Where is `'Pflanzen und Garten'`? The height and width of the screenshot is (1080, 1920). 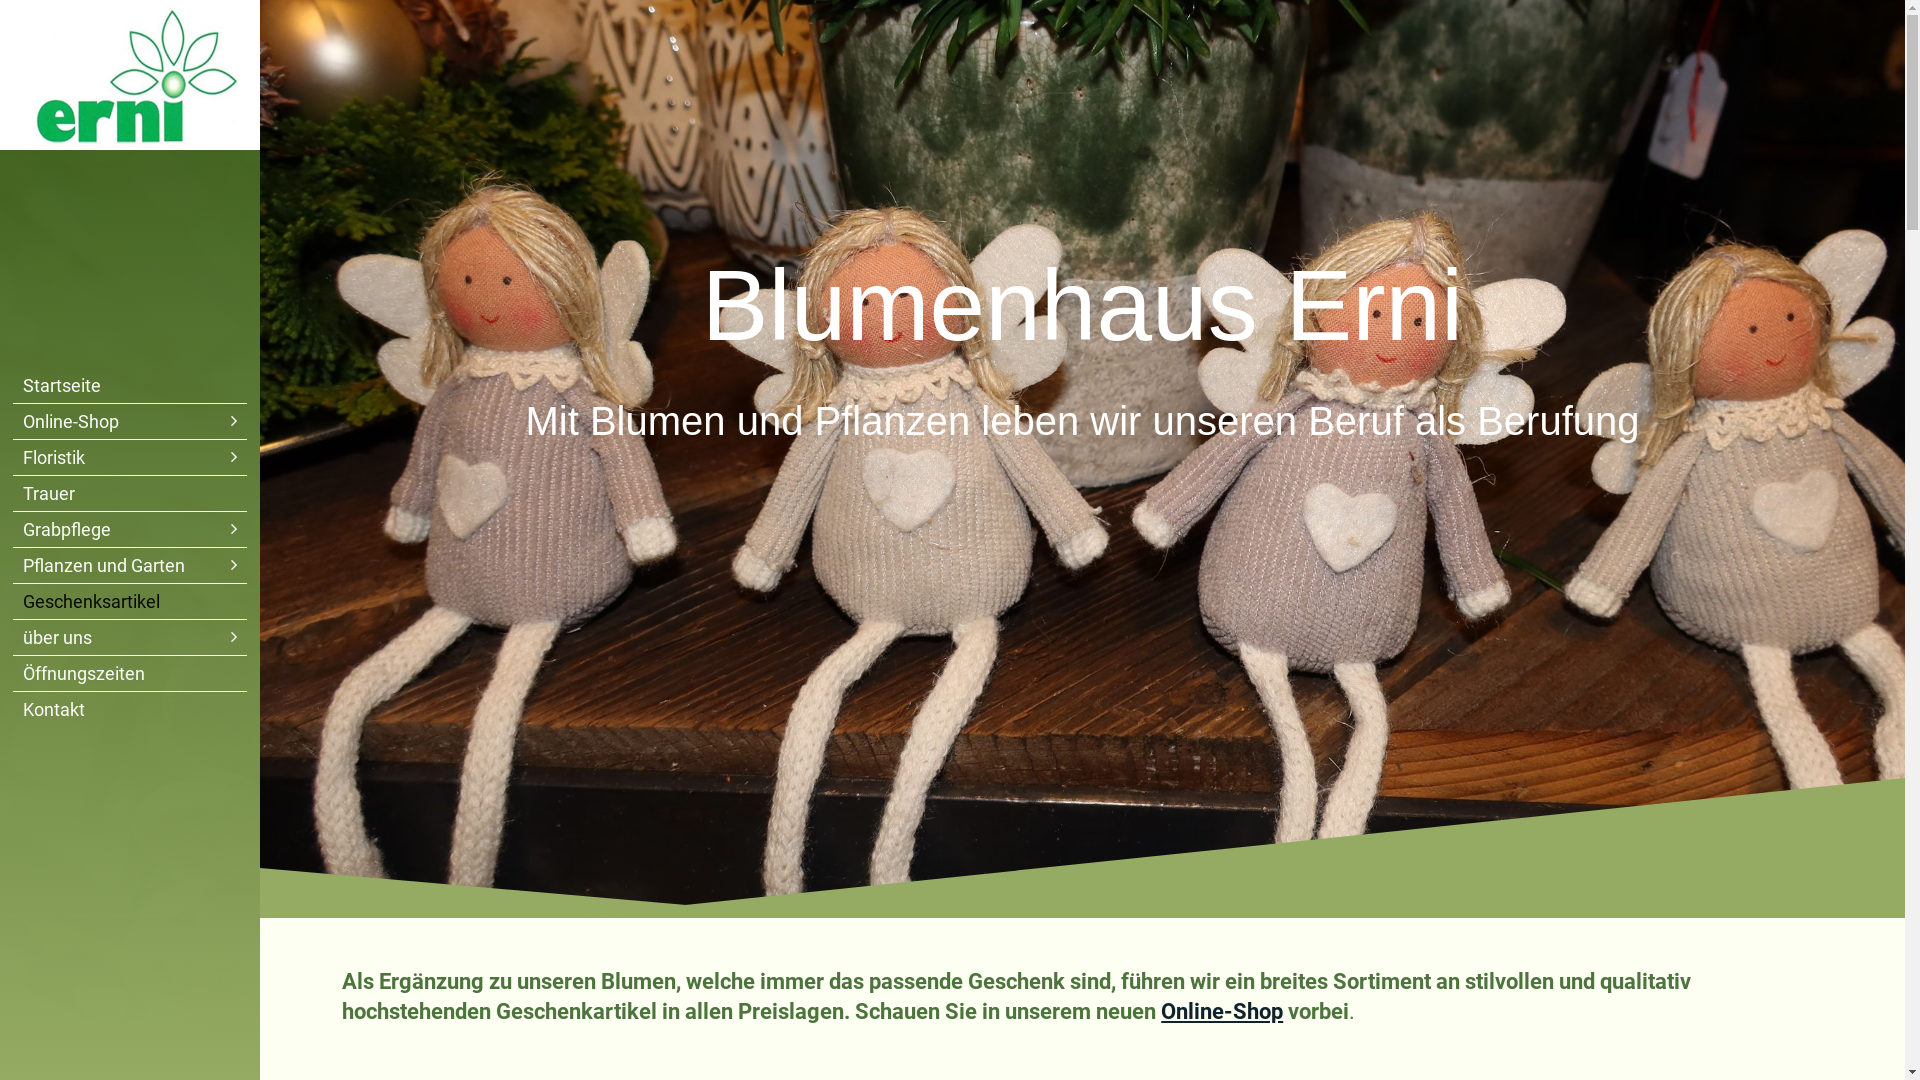 'Pflanzen und Garten' is located at coordinates (128, 565).